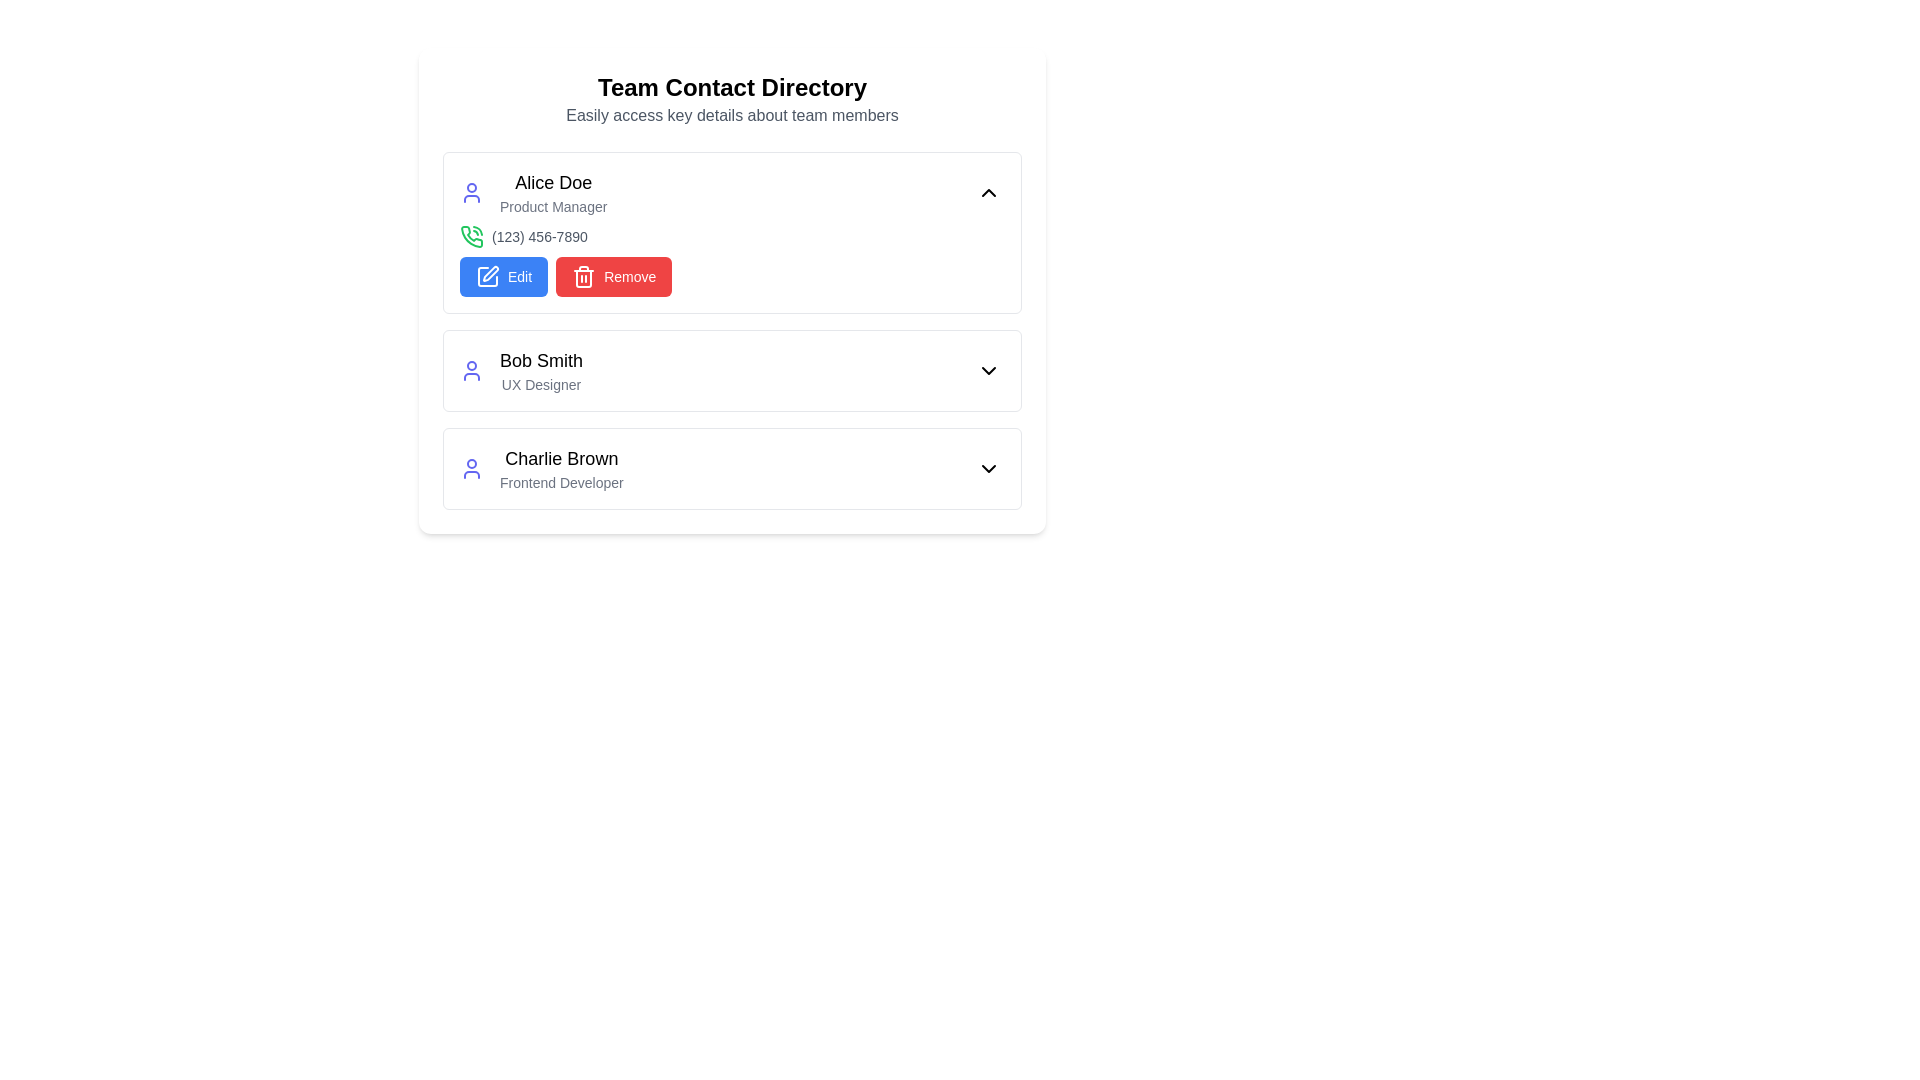 Image resolution: width=1920 pixels, height=1080 pixels. I want to click on the 'Edit' button with a blue background and a pen icon, so click(504, 277).